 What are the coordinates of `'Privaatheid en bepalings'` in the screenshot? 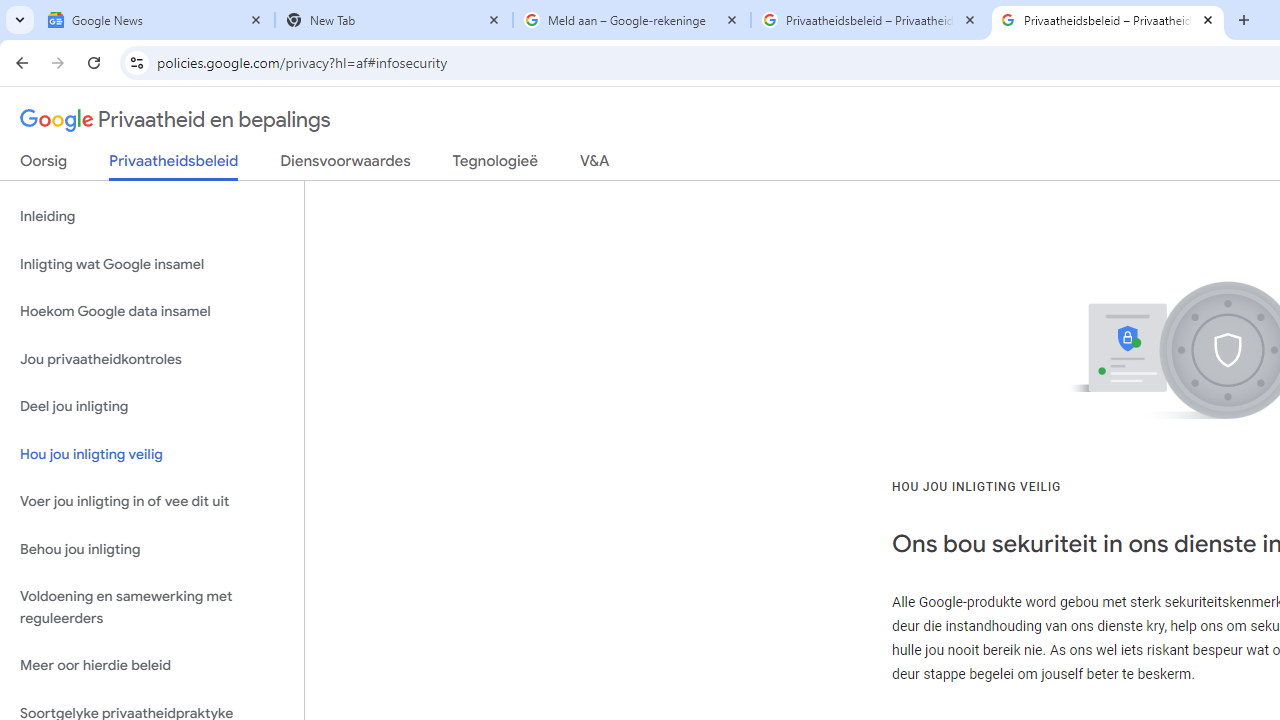 It's located at (176, 120).